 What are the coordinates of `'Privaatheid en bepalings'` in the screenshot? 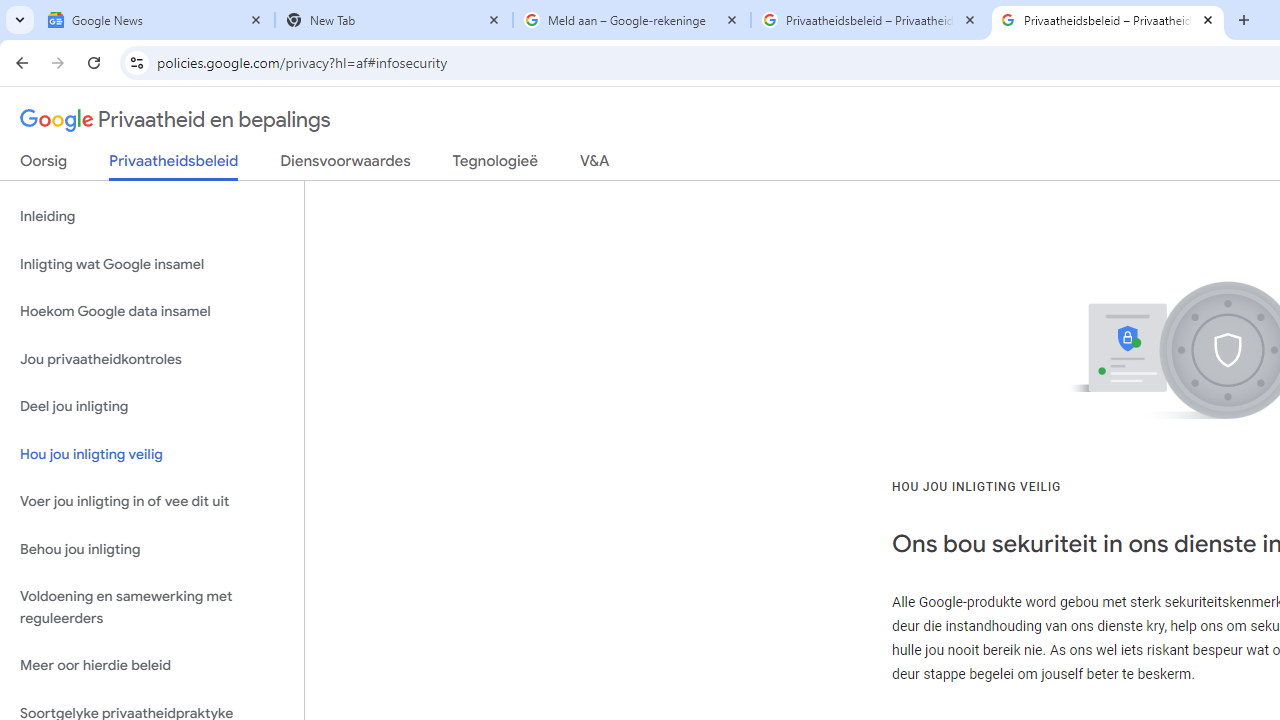 It's located at (176, 120).